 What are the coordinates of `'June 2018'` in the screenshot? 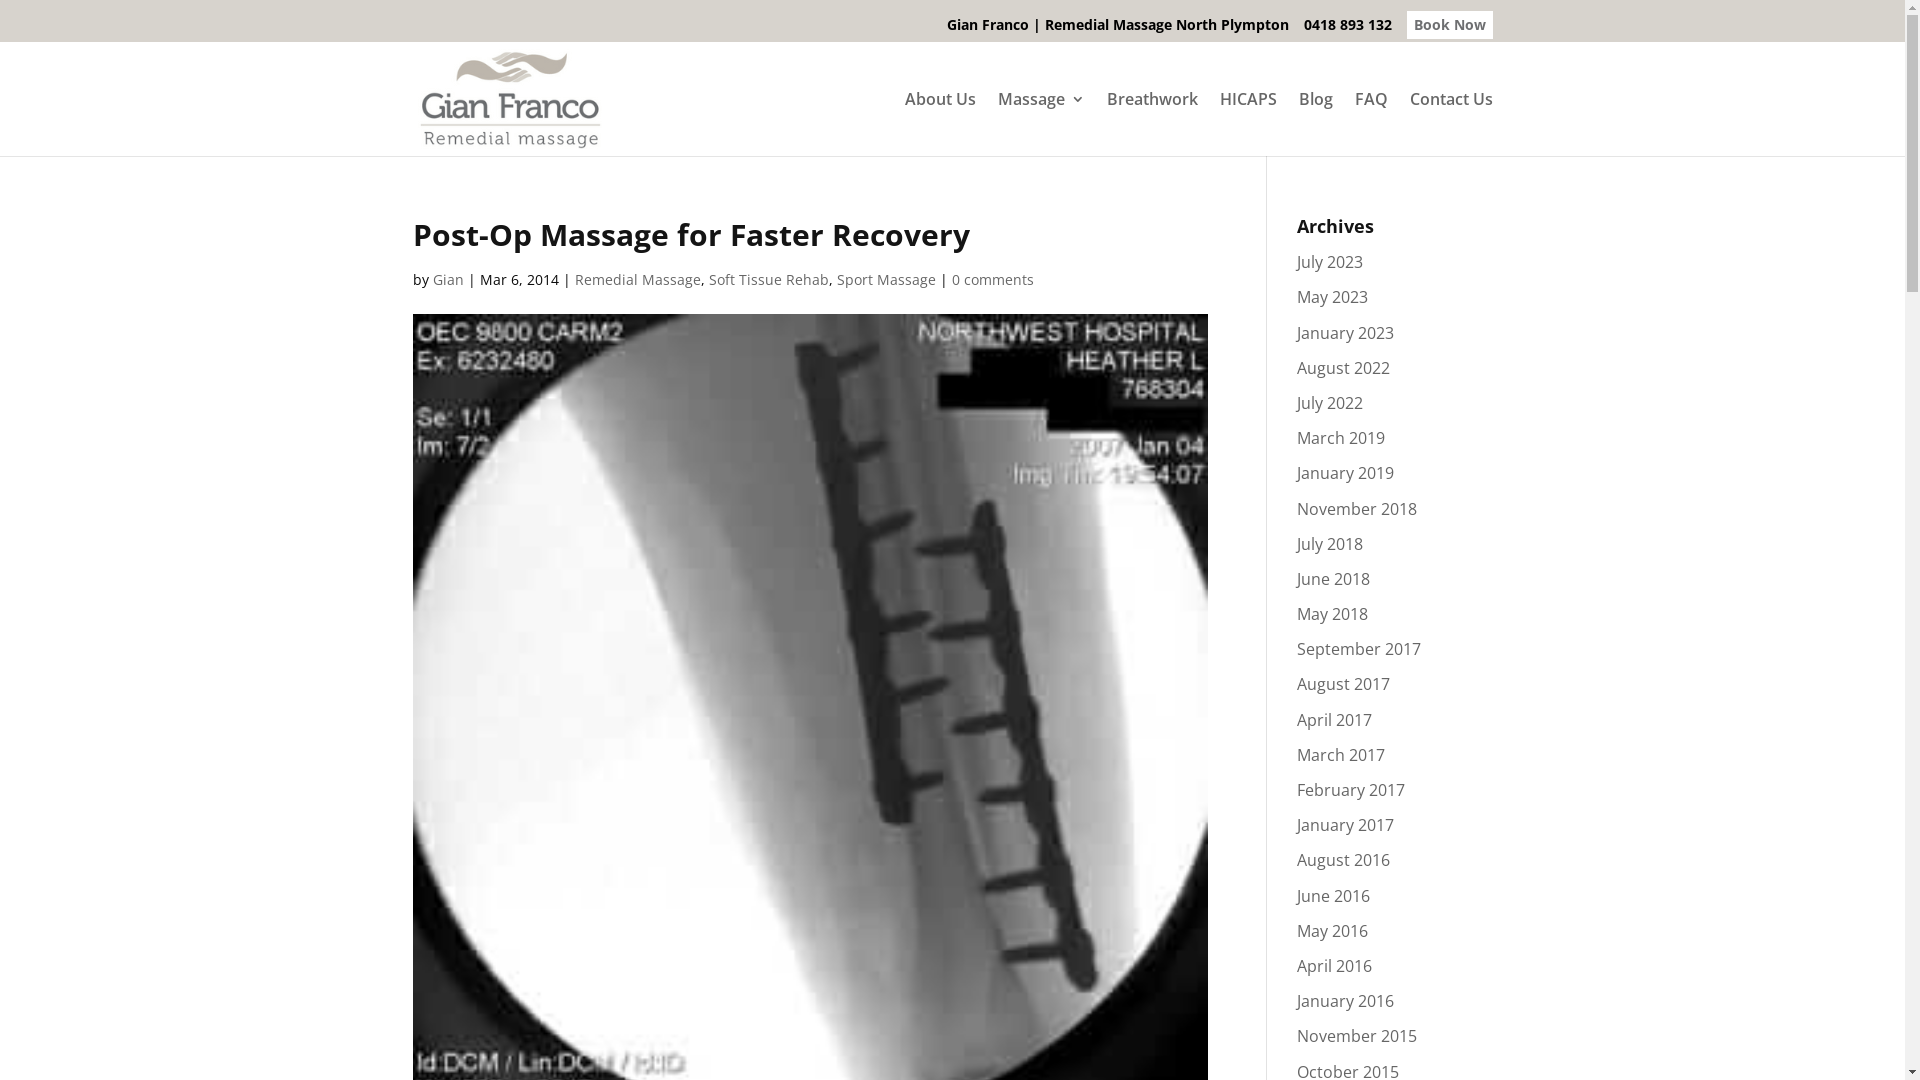 It's located at (1333, 578).